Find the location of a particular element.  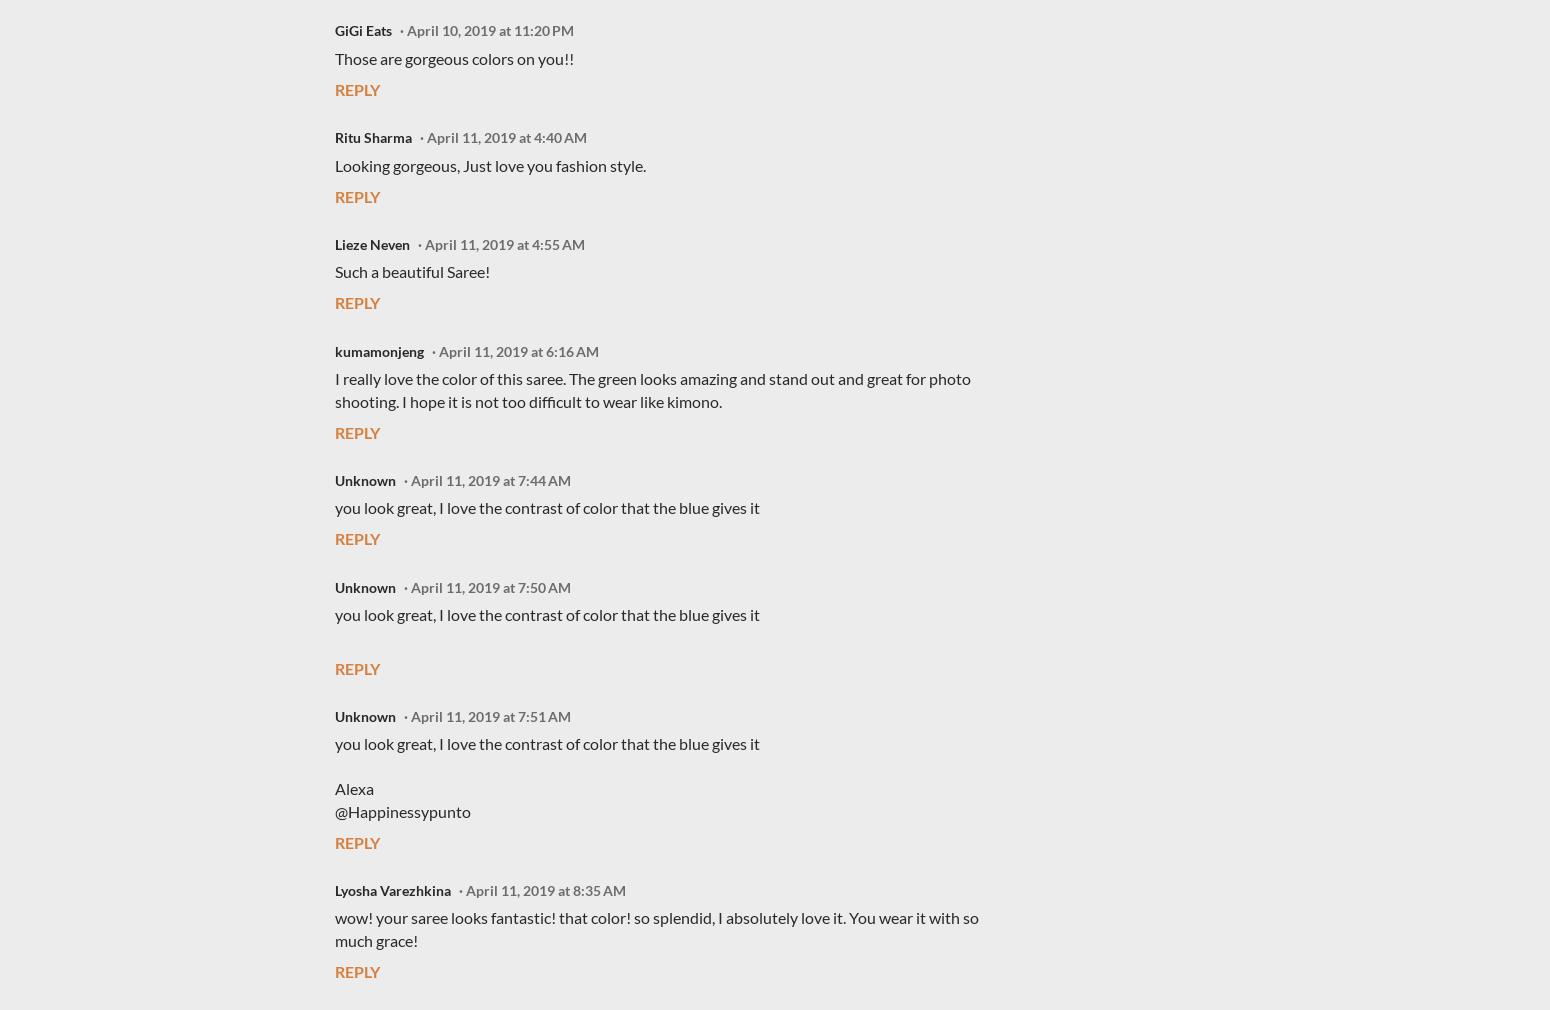

'April 10, 2019 at 11:20 PM' is located at coordinates (489, 29).